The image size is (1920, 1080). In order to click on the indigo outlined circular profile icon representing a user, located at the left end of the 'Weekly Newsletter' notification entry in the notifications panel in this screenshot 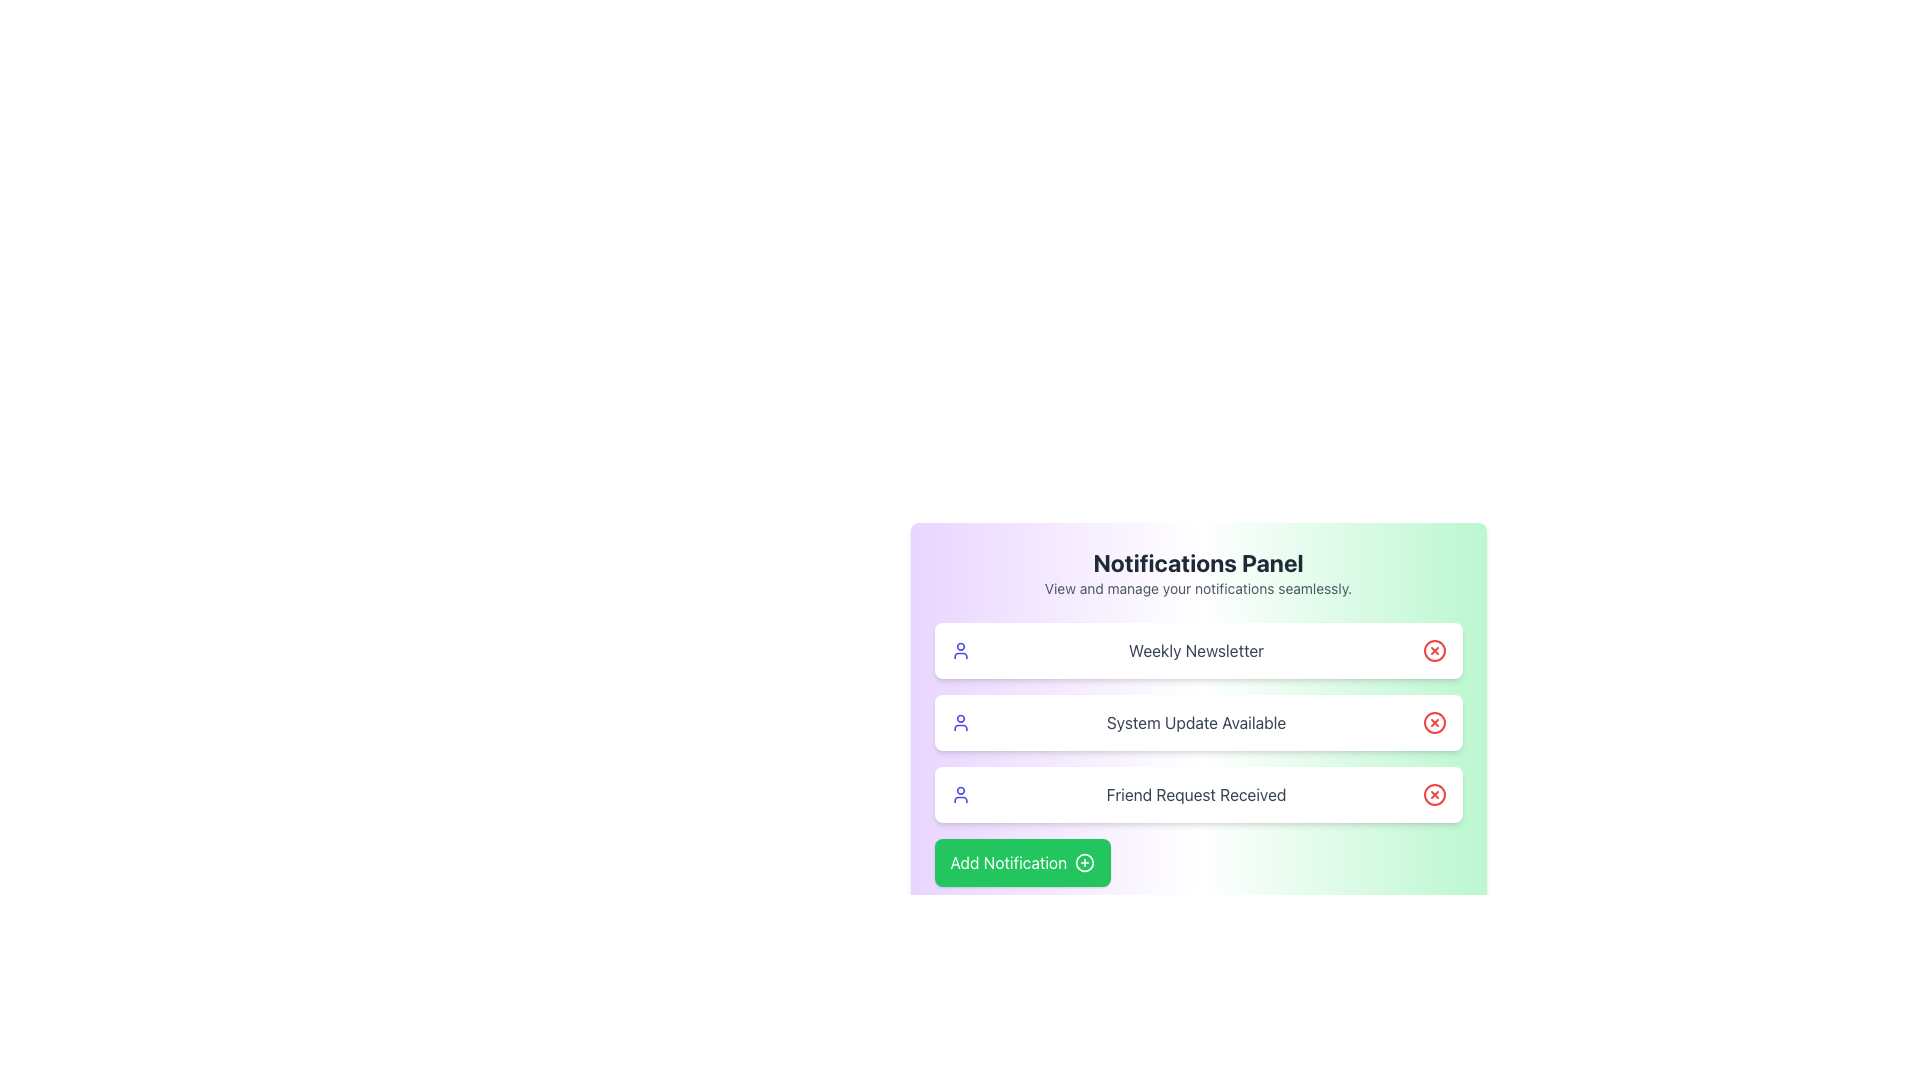, I will do `click(960, 651)`.